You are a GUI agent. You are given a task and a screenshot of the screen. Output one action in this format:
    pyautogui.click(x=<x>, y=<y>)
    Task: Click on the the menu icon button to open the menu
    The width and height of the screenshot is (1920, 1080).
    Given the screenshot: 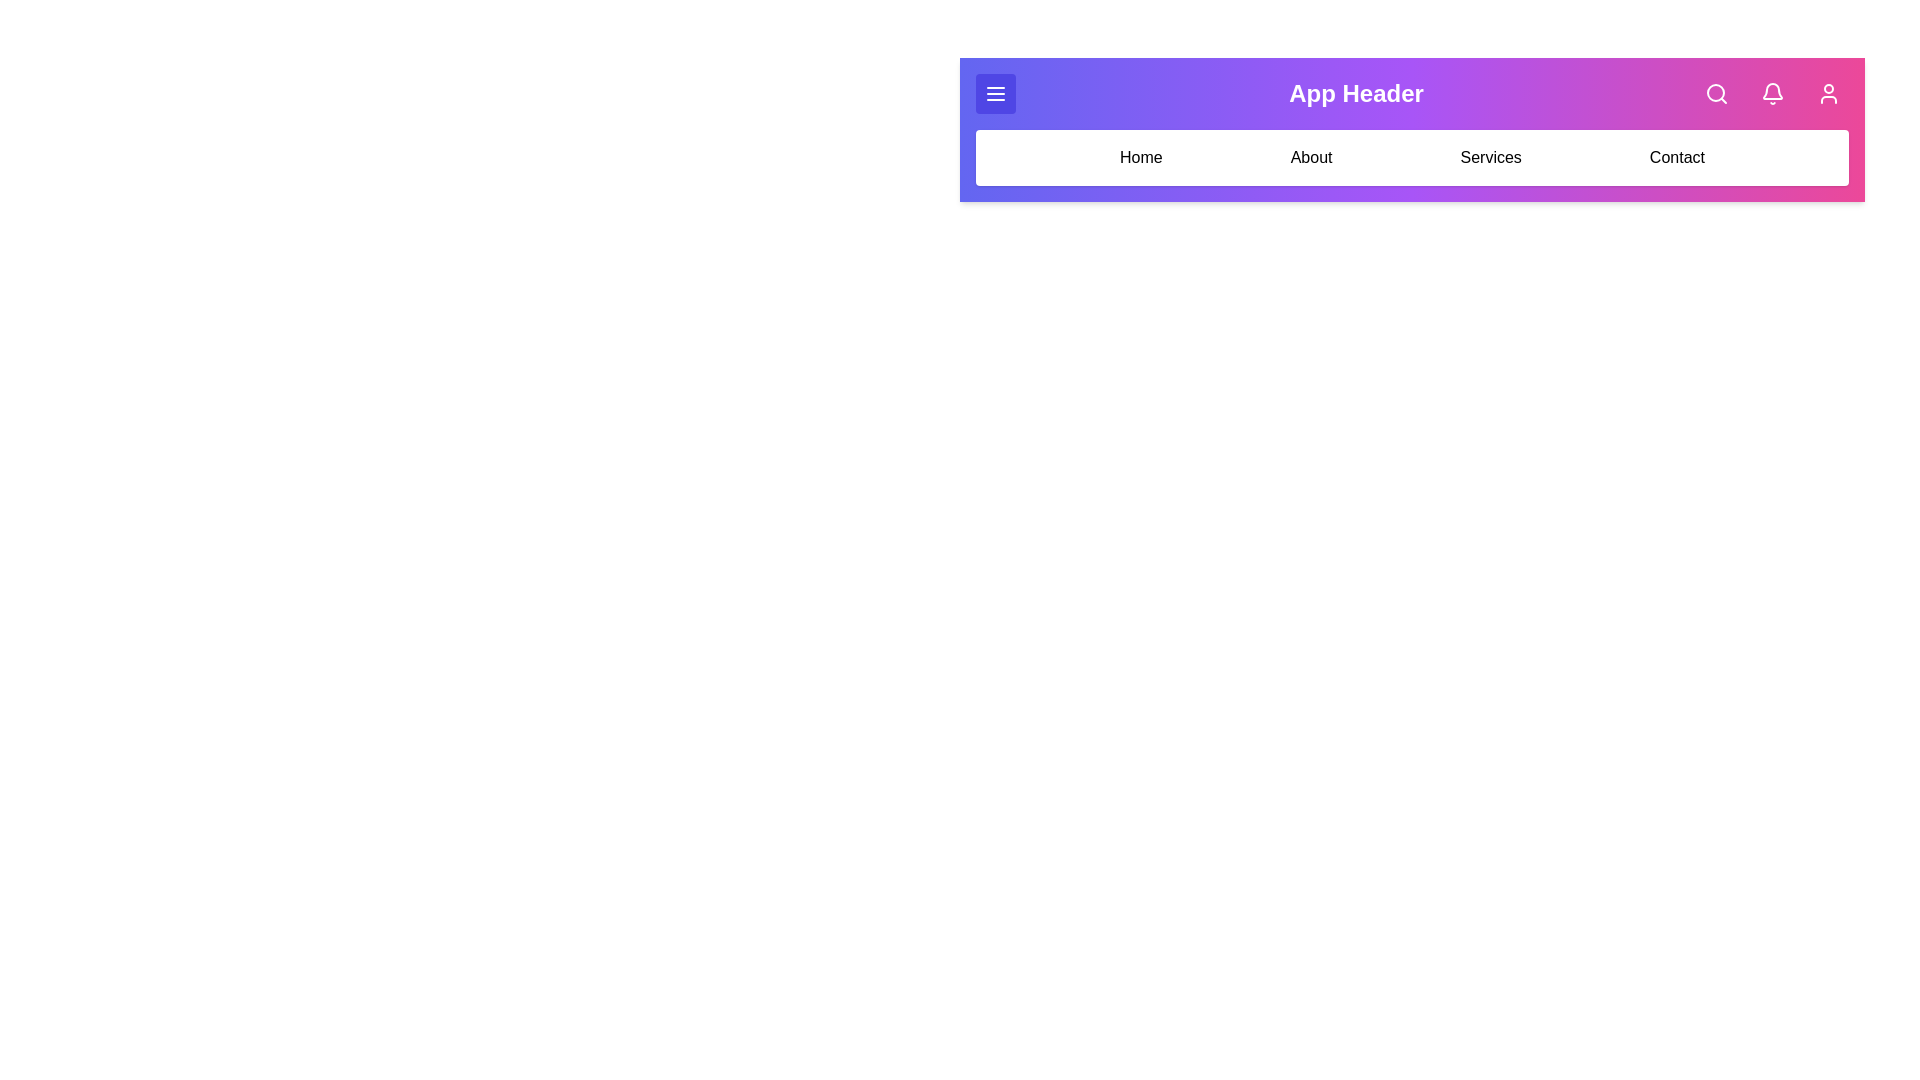 What is the action you would take?
    pyautogui.click(x=996, y=93)
    